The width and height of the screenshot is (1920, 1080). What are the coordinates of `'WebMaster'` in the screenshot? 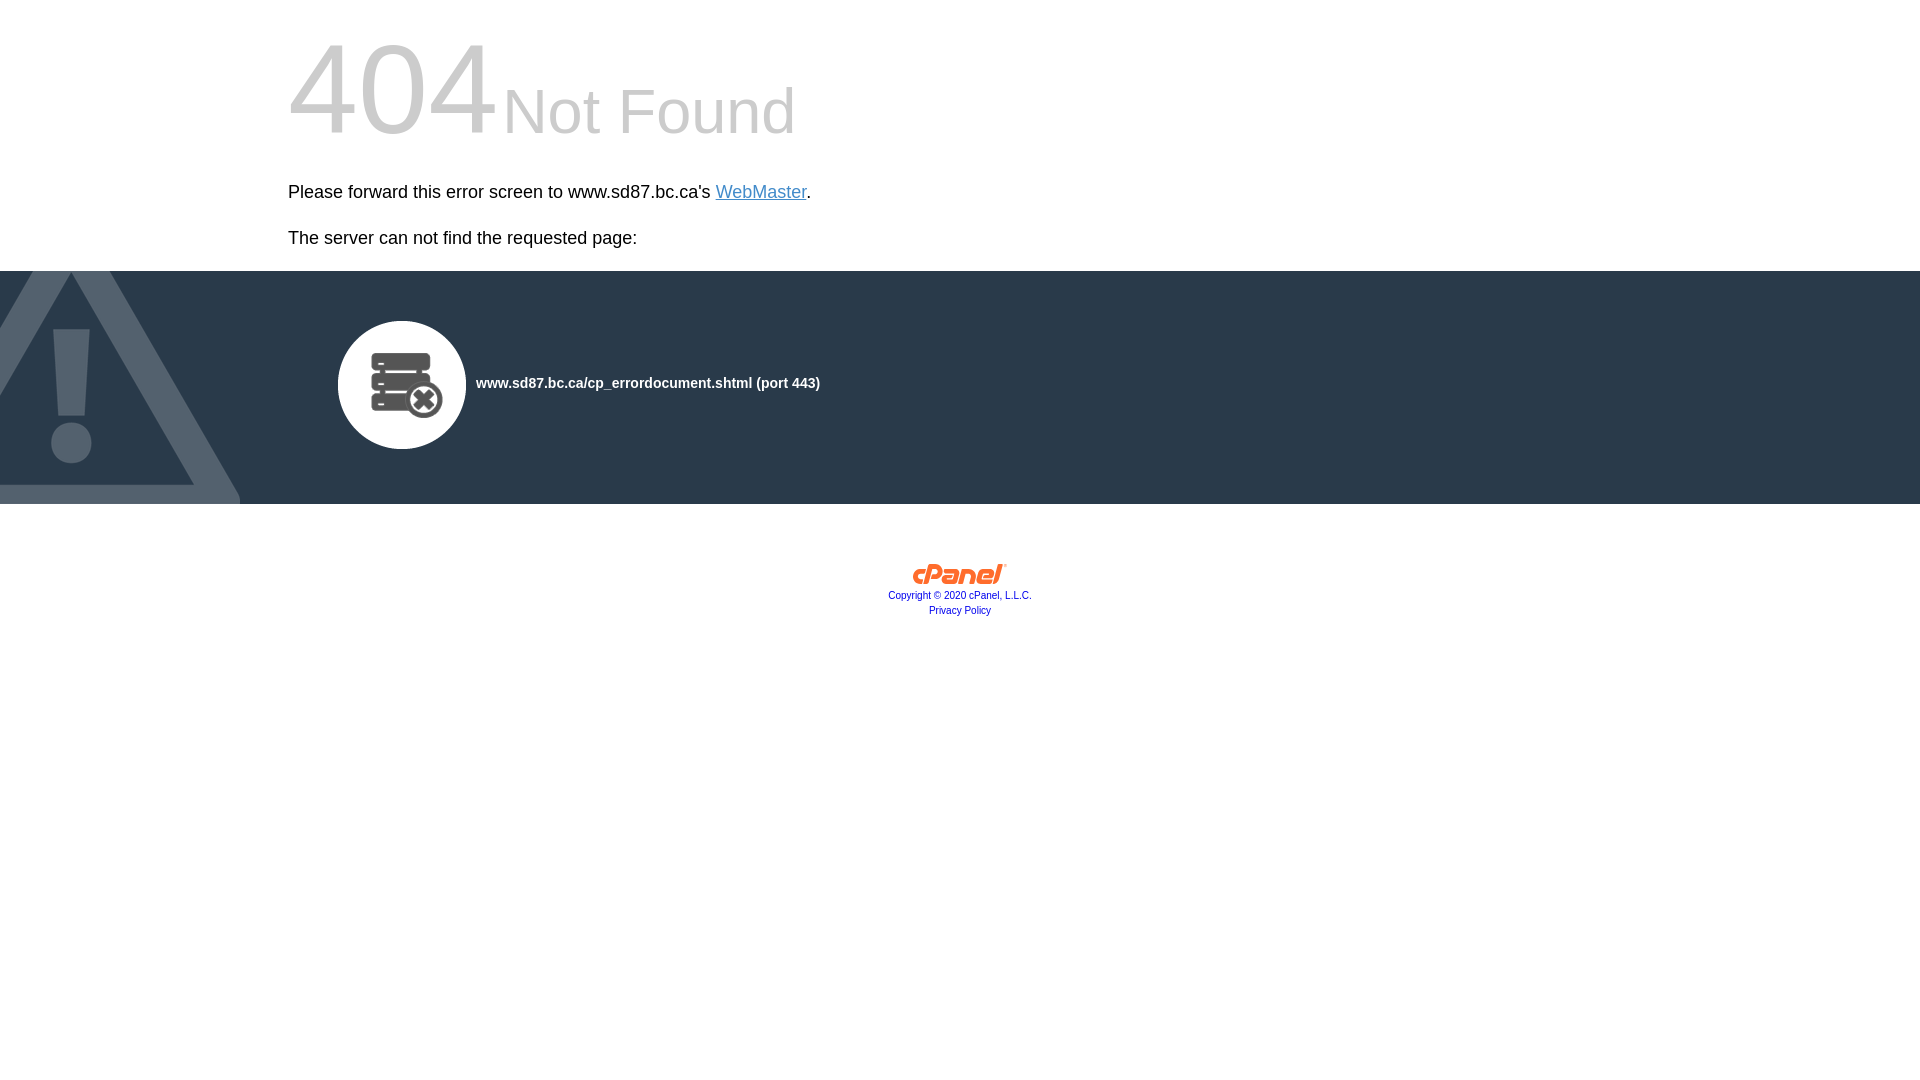 It's located at (760, 192).